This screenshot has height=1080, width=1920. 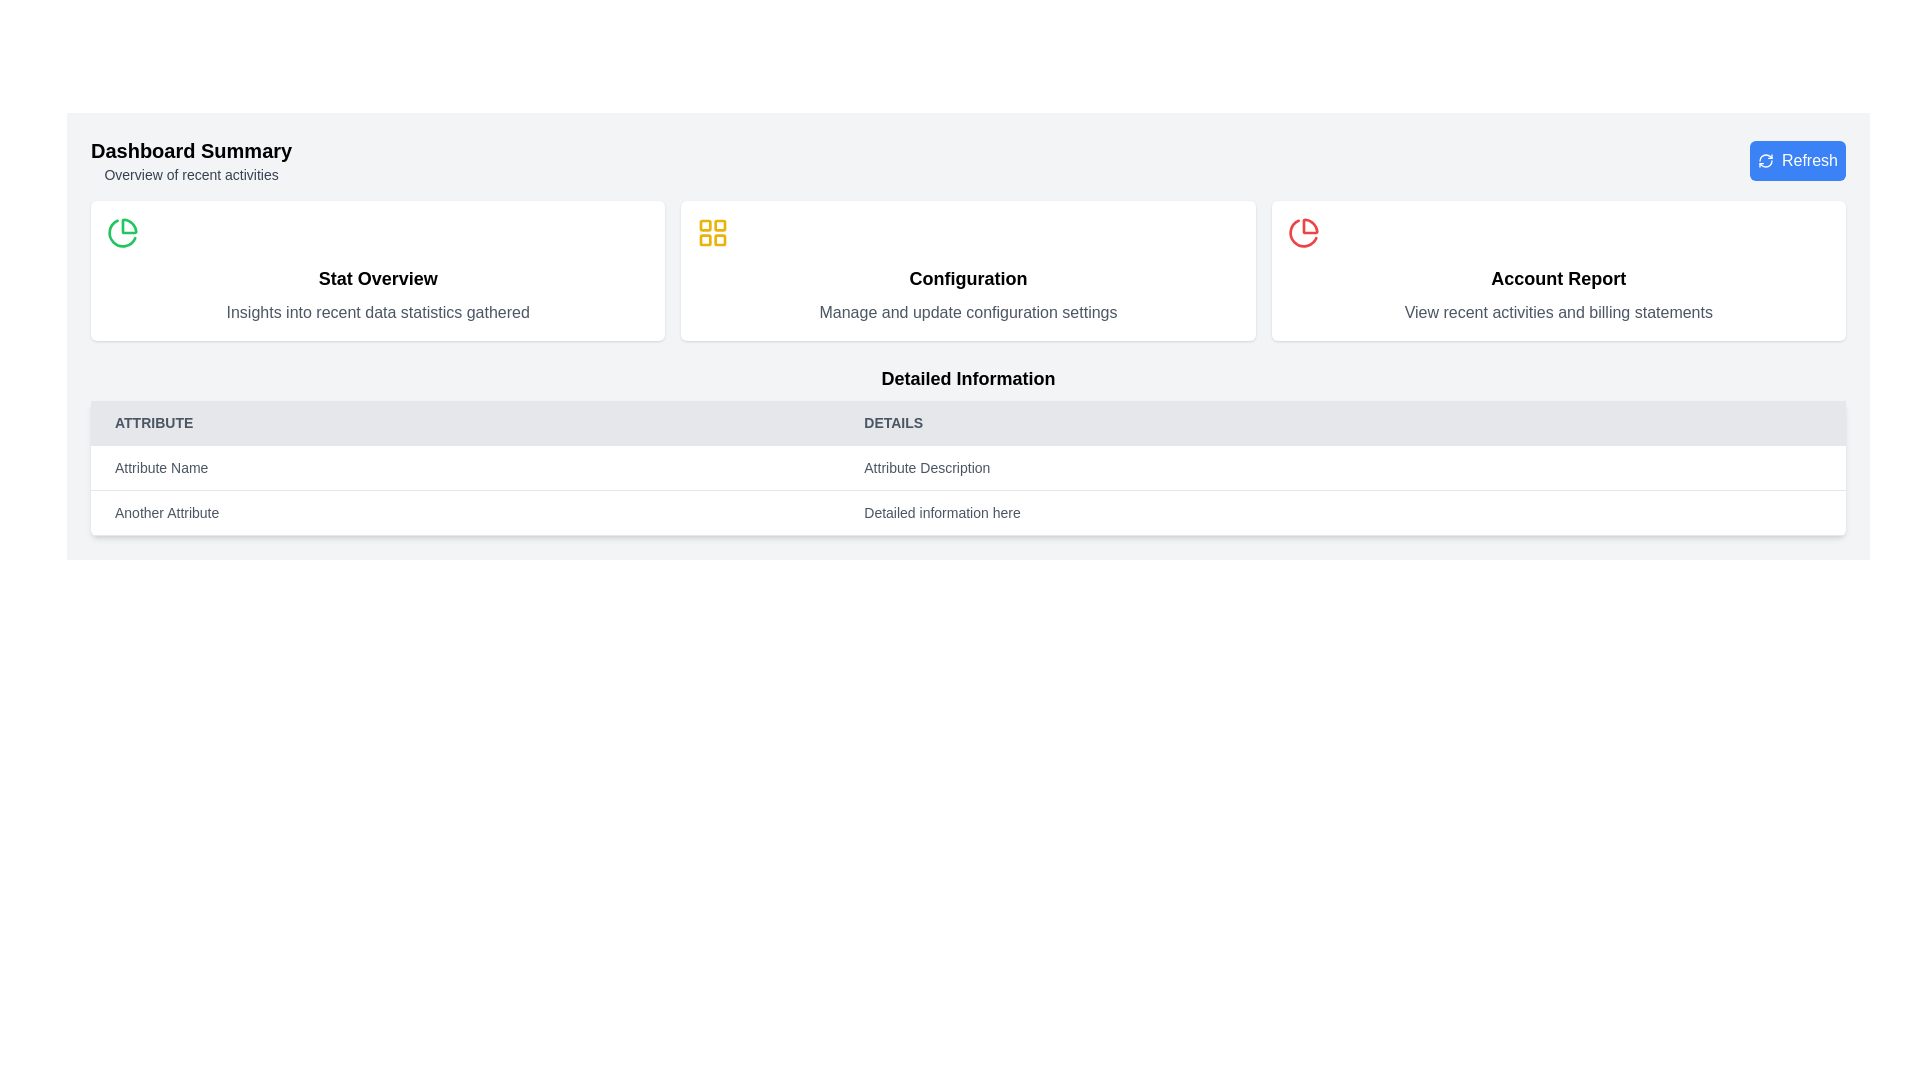 What do you see at coordinates (1766, 160) in the screenshot?
I see `the decorative icon within the 'Refresh' button located in the top-right corner of the interface` at bounding box center [1766, 160].